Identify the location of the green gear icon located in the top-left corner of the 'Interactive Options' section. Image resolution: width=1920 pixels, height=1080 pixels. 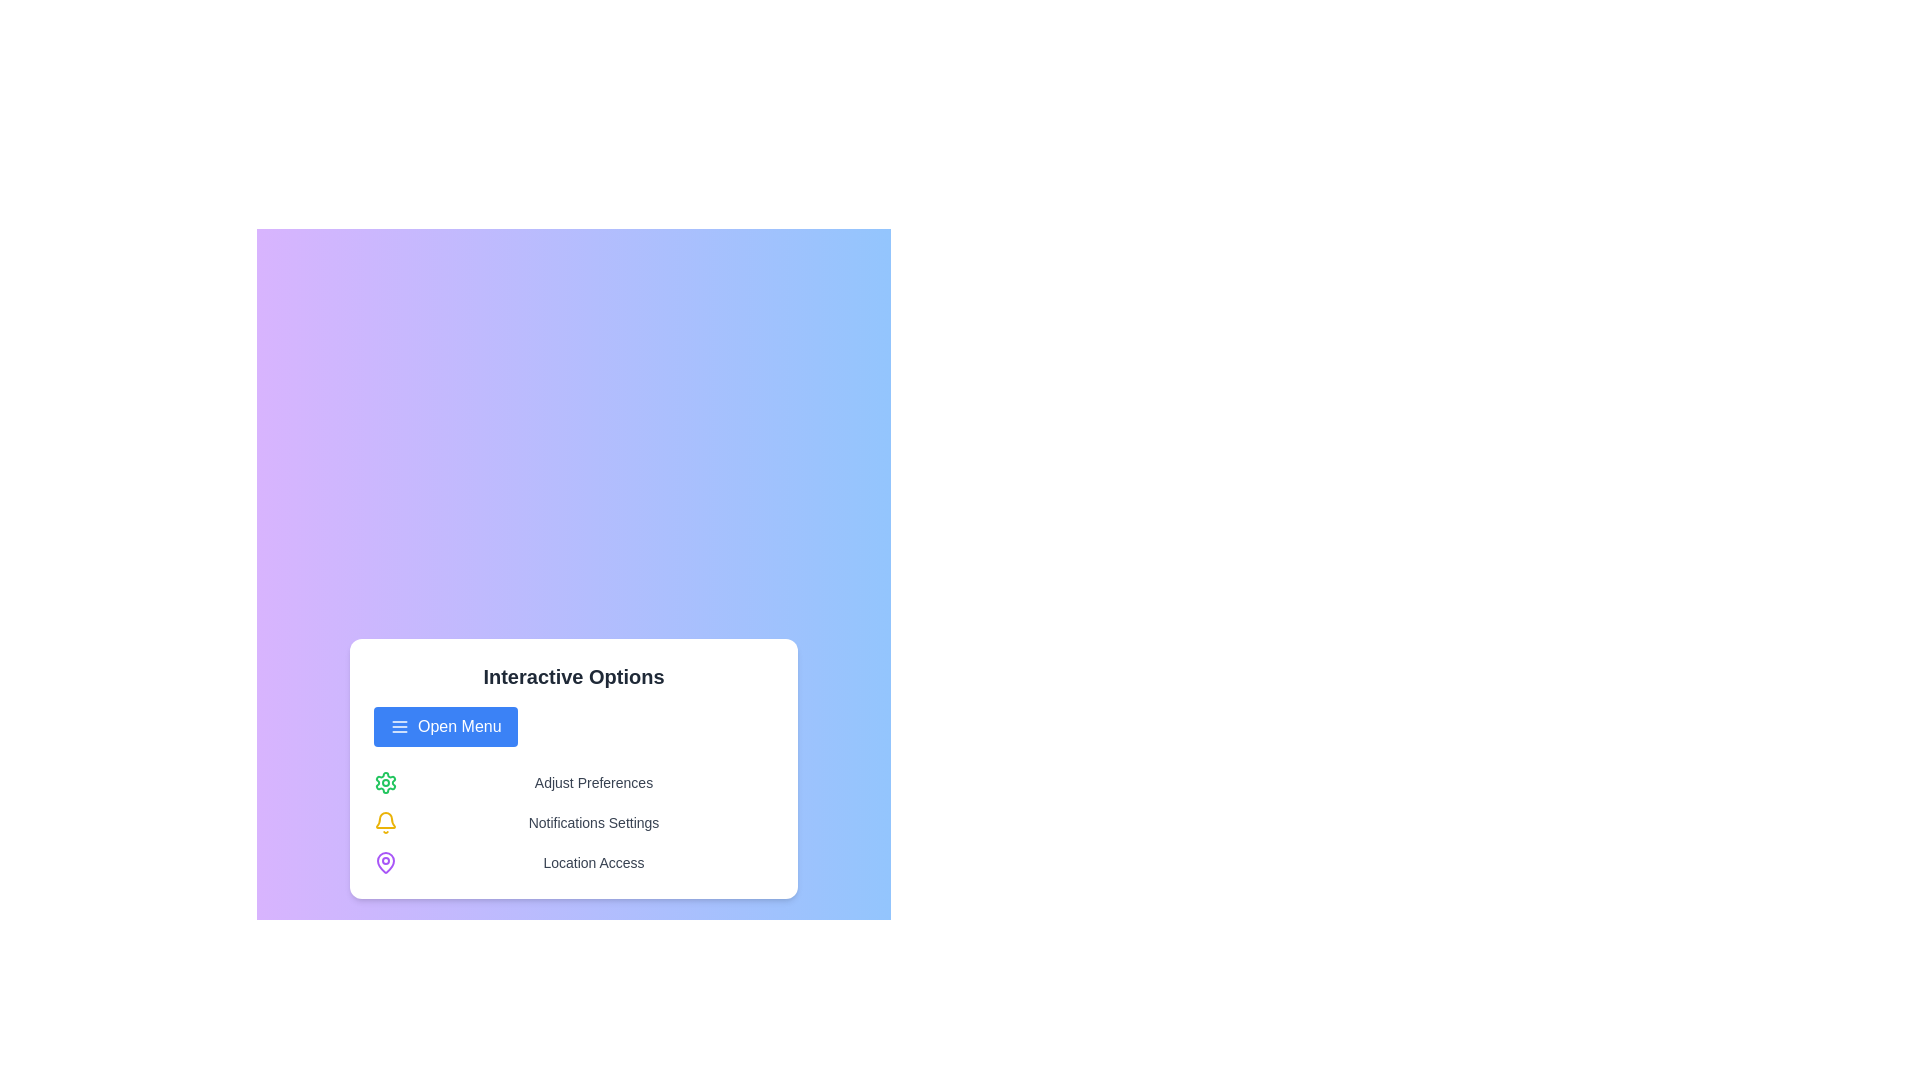
(385, 782).